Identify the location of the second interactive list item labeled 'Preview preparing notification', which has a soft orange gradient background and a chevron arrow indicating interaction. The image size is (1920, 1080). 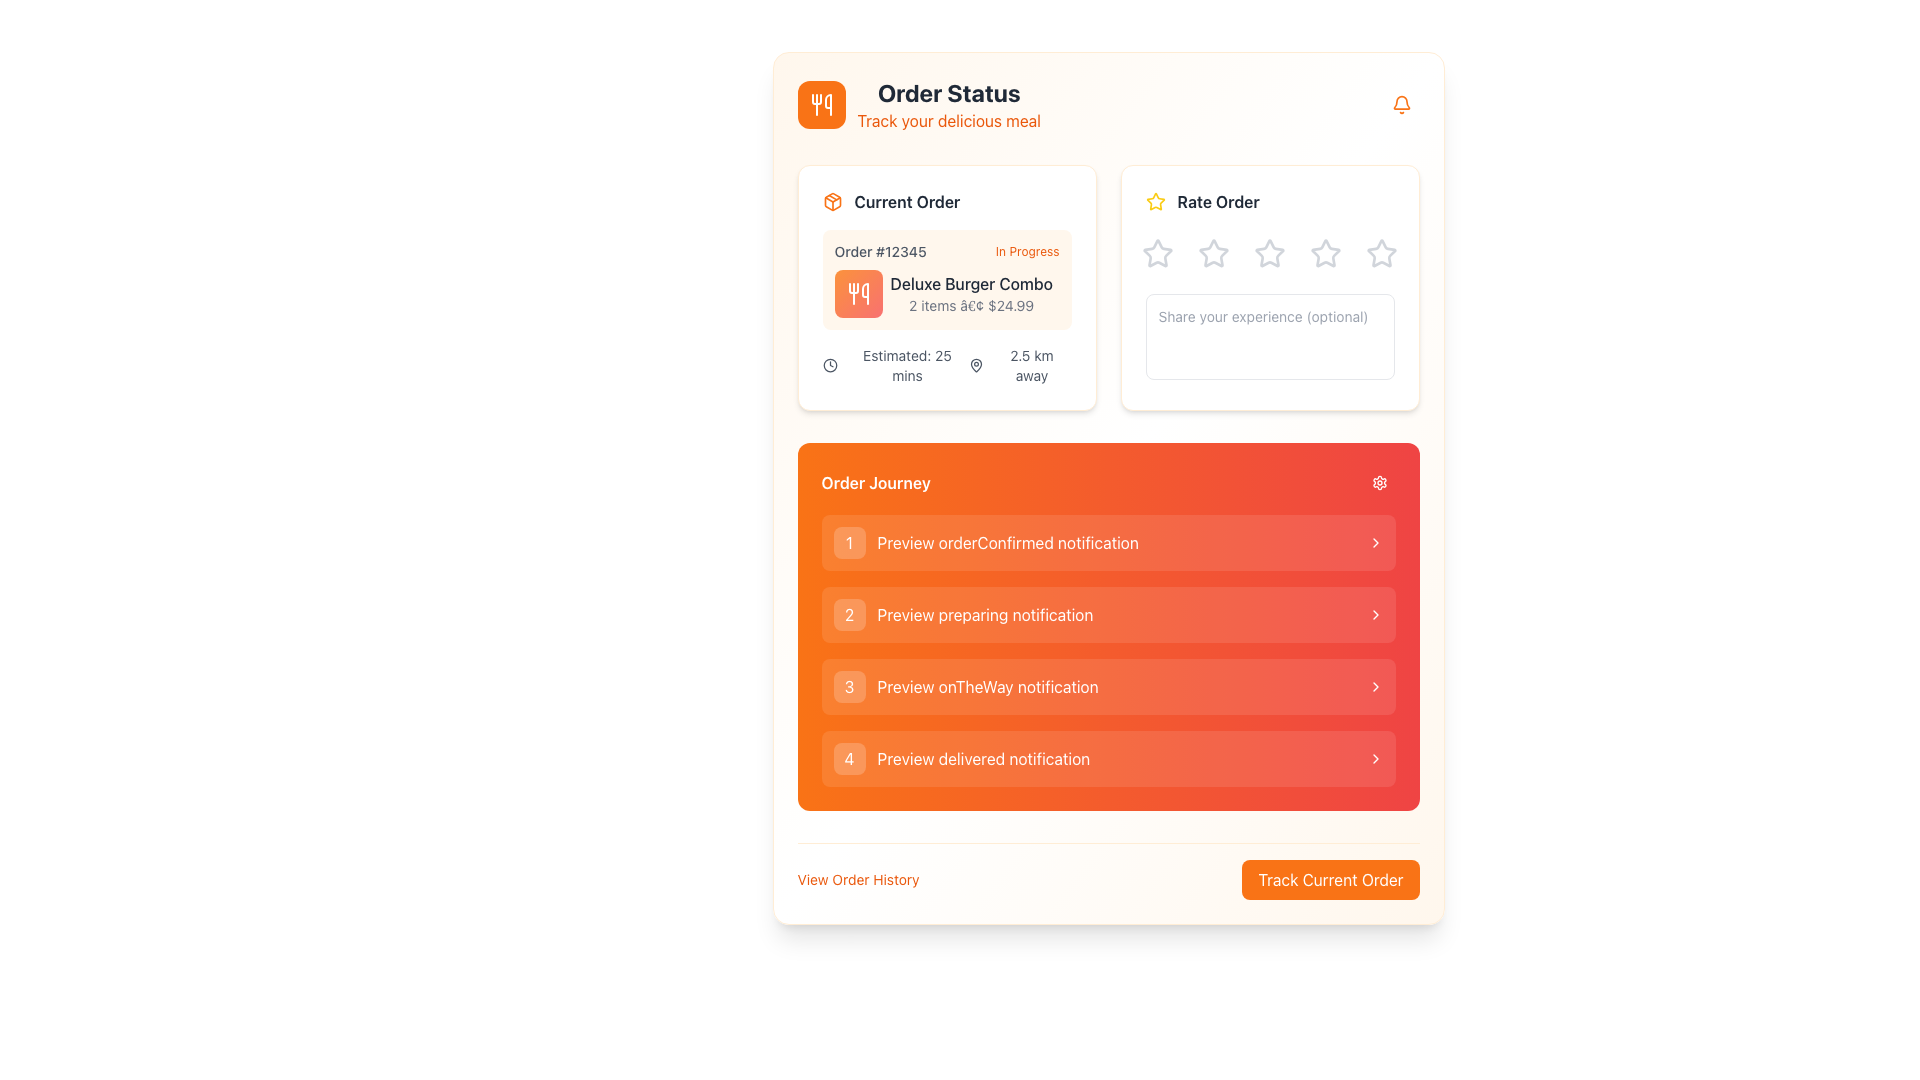
(1107, 651).